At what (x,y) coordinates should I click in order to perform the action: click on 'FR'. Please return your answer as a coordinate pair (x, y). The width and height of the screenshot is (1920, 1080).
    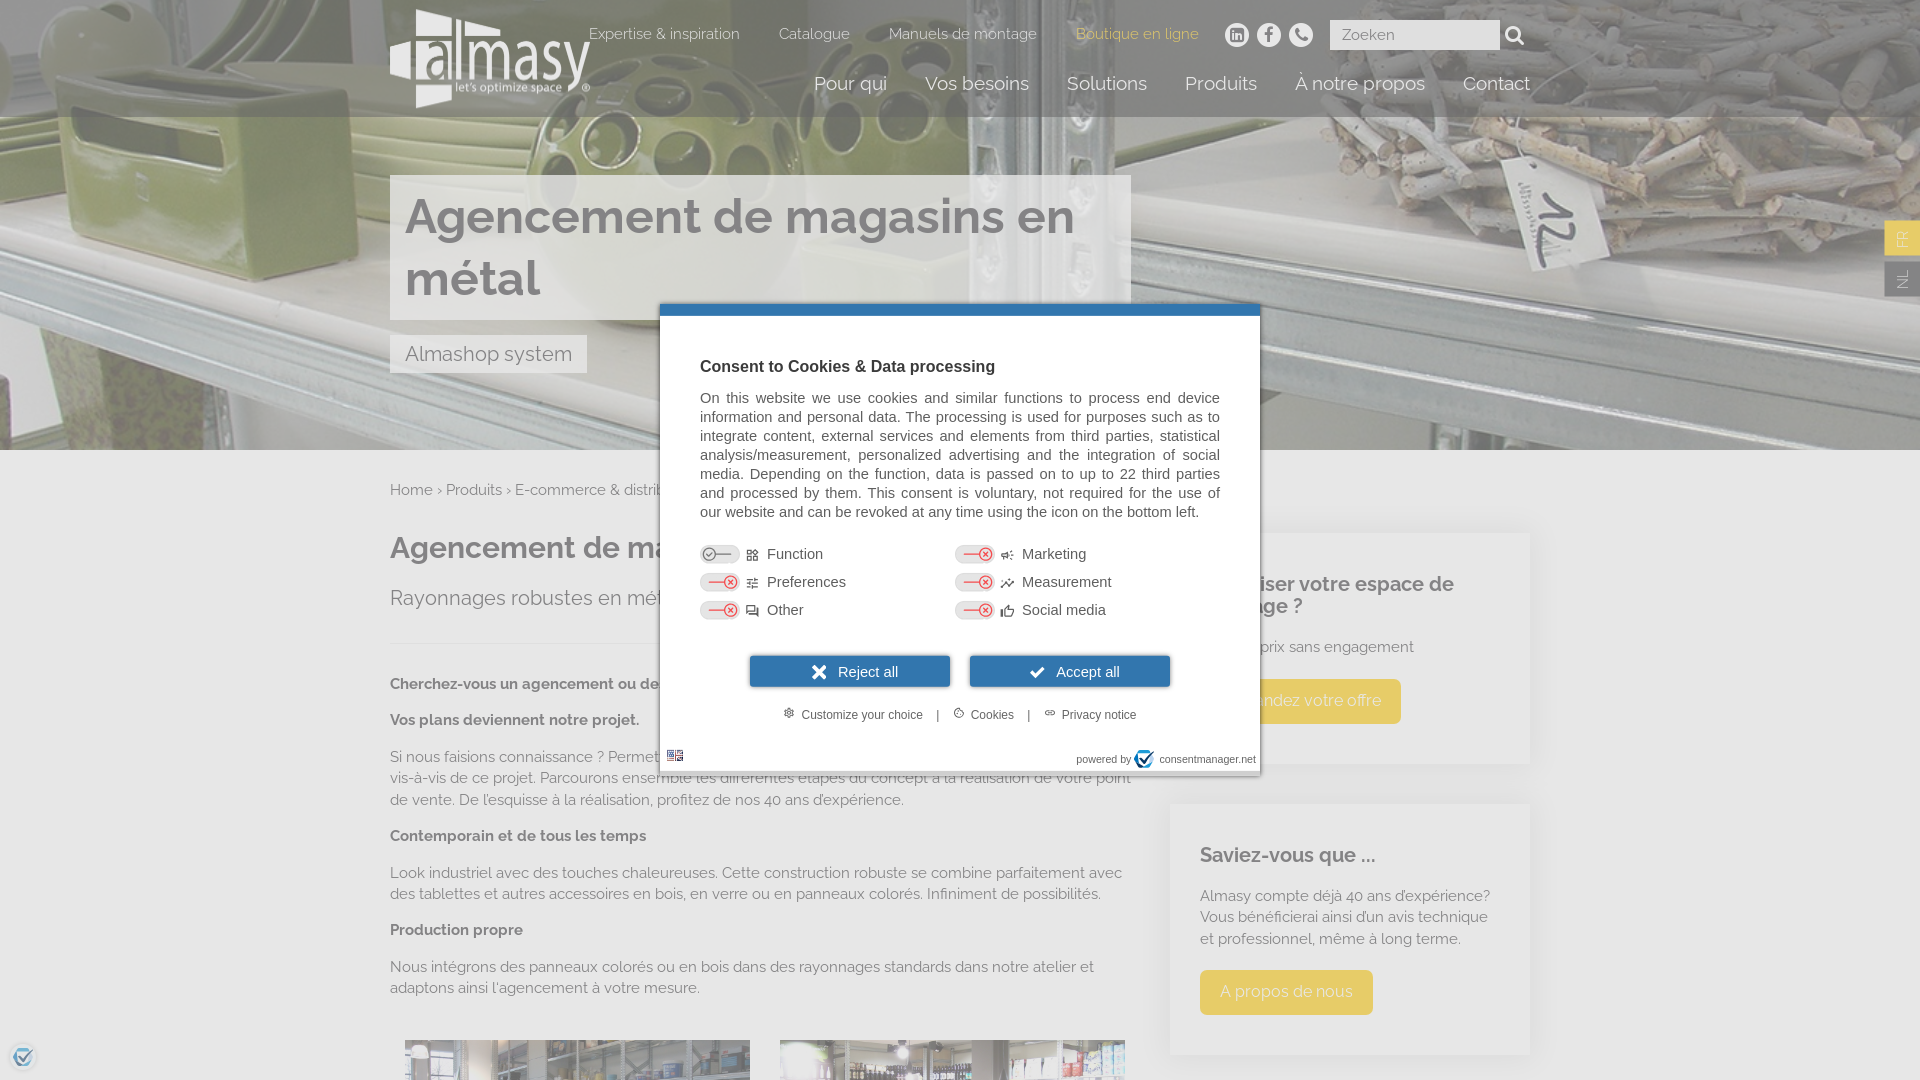
    Looking at the image, I should click on (1882, 237).